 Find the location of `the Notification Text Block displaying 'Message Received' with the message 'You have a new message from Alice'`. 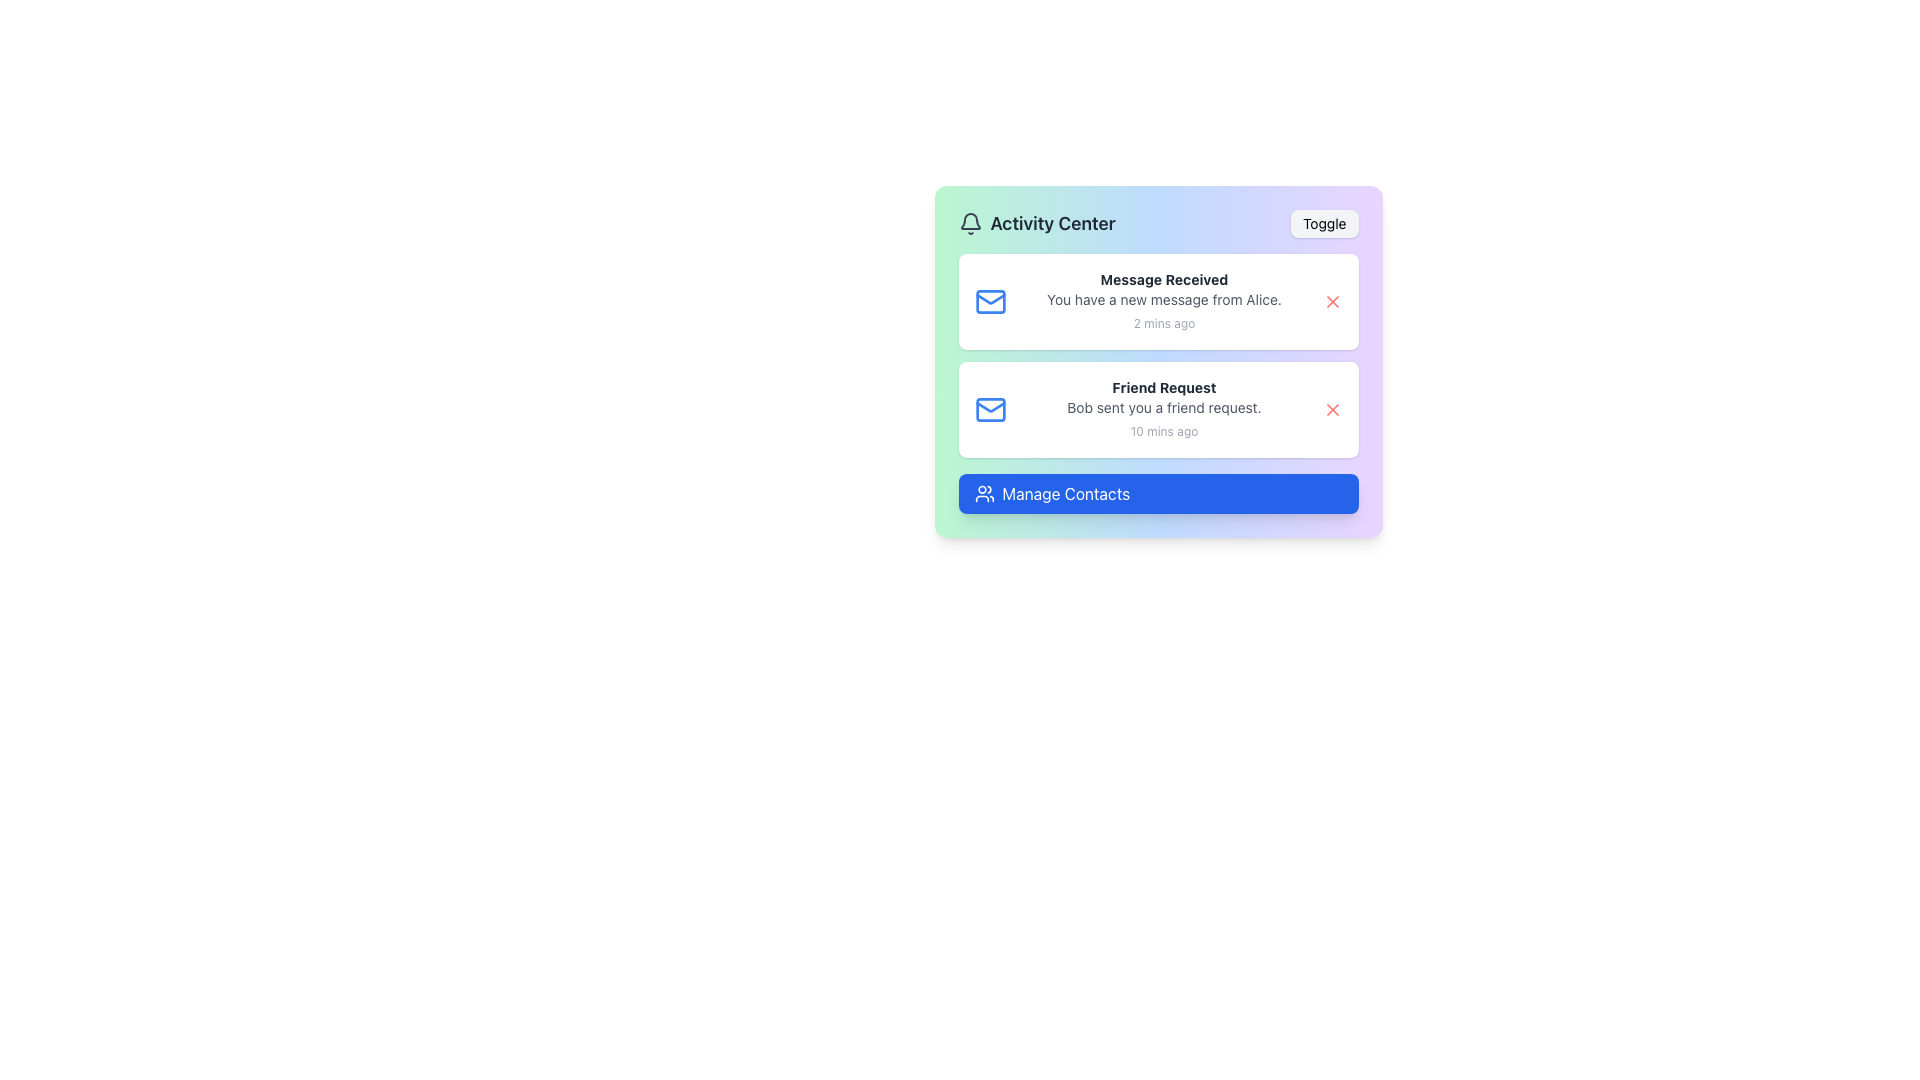

the Notification Text Block displaying 'Message Received' with the message 'You have a new message from Alice' is located at coordinates (1164, 301).